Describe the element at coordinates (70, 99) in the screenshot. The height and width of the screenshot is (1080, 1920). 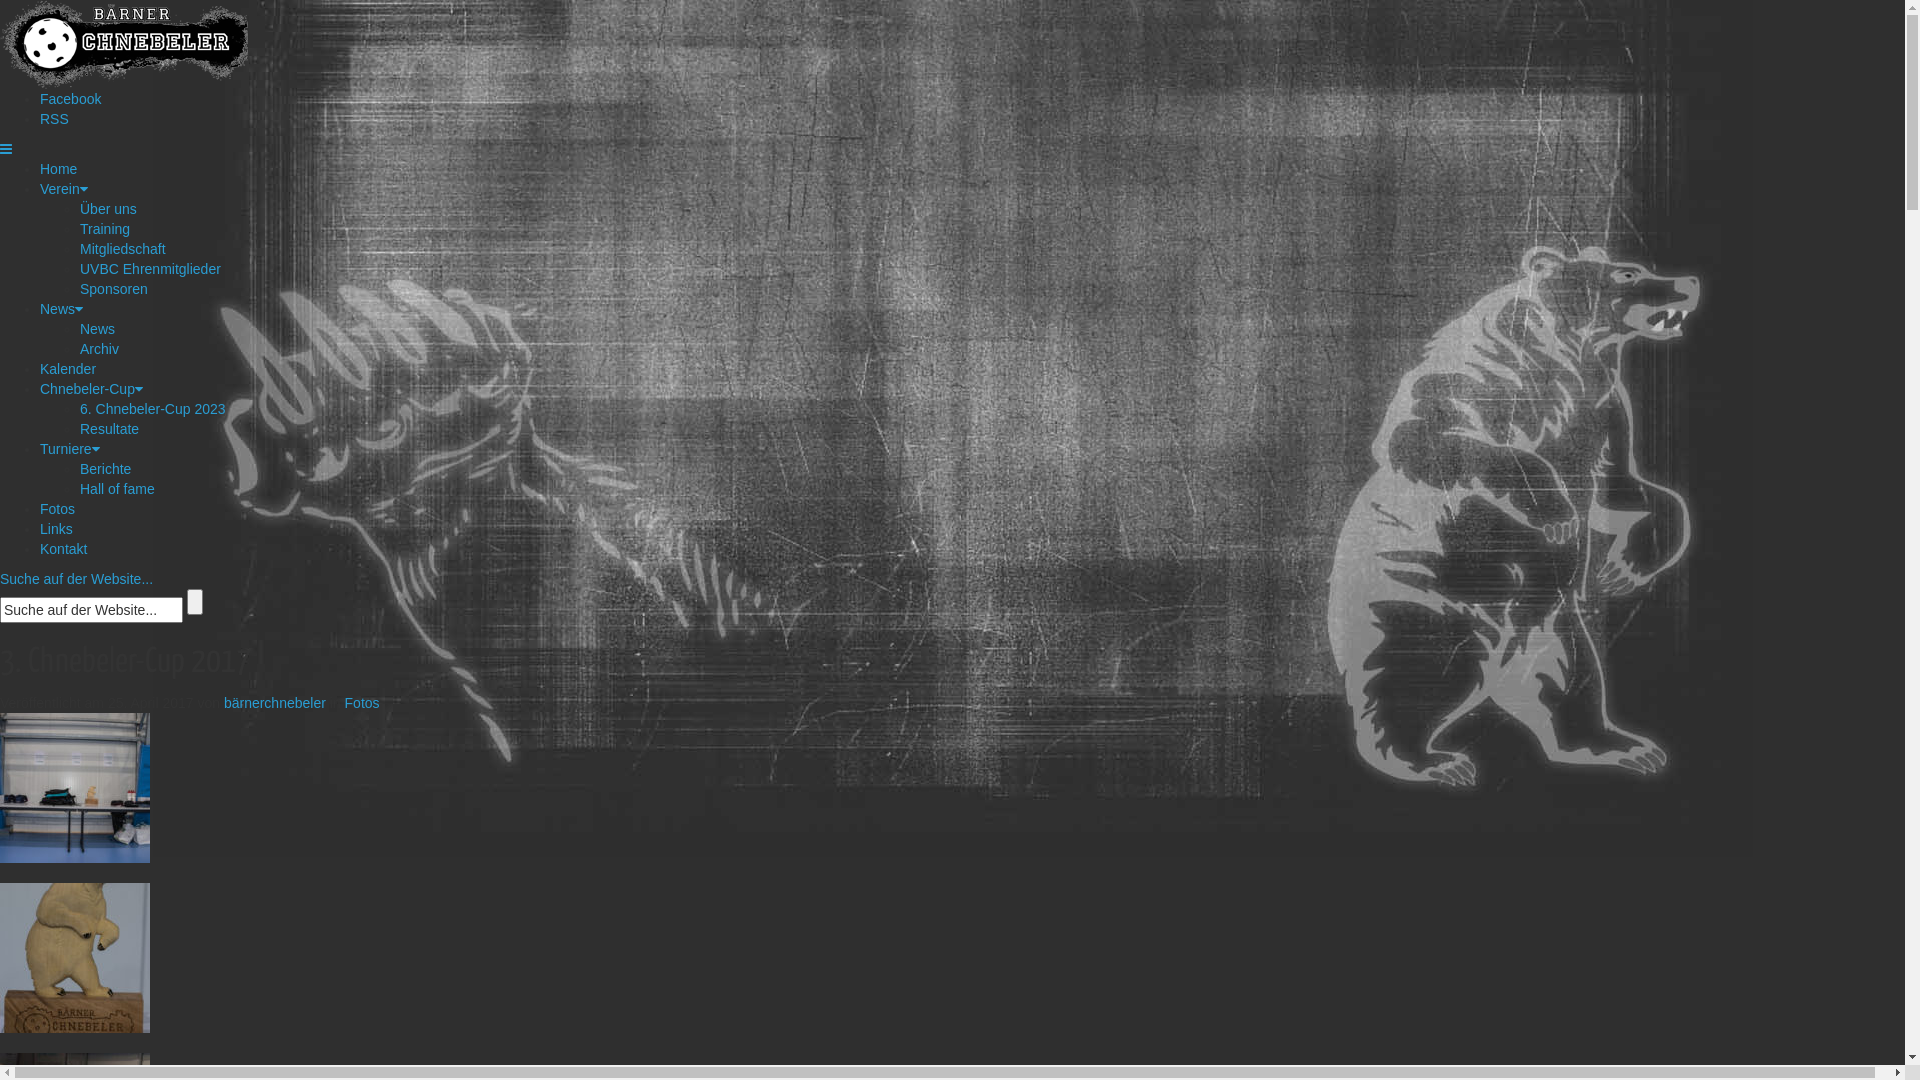
I see `'Facebook'` at that location.